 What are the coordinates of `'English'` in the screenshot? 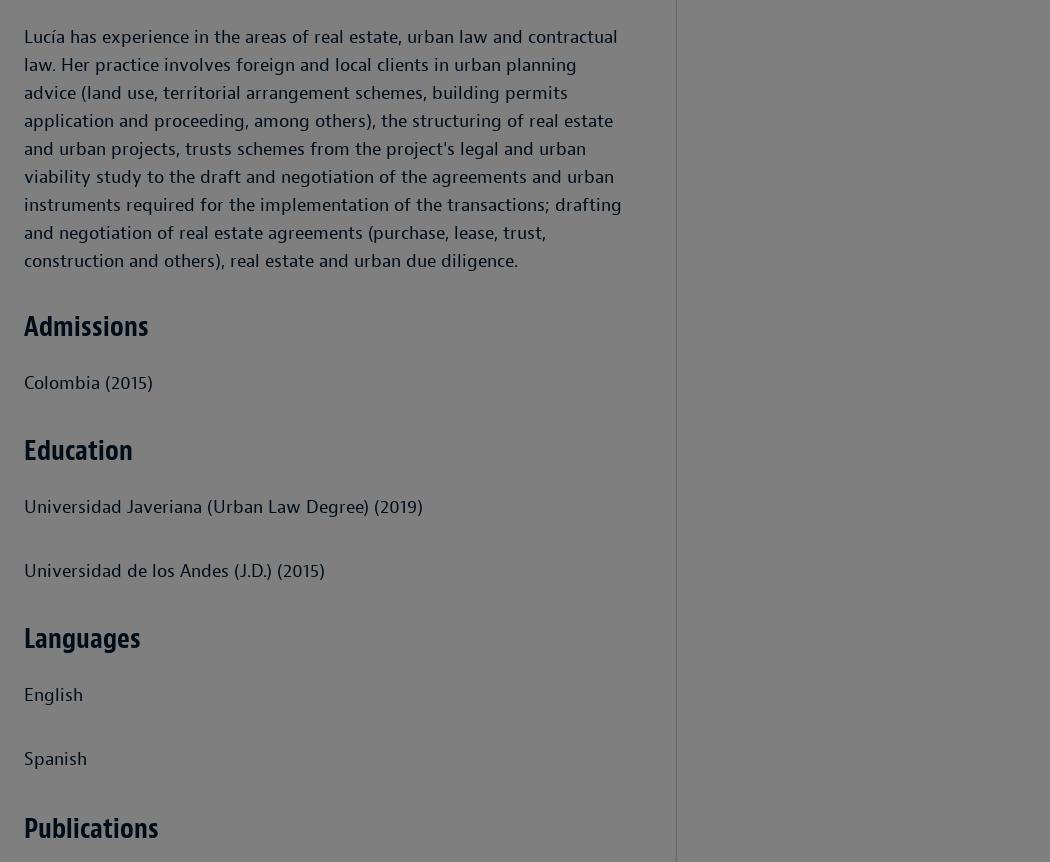 It's located at (52, 694).